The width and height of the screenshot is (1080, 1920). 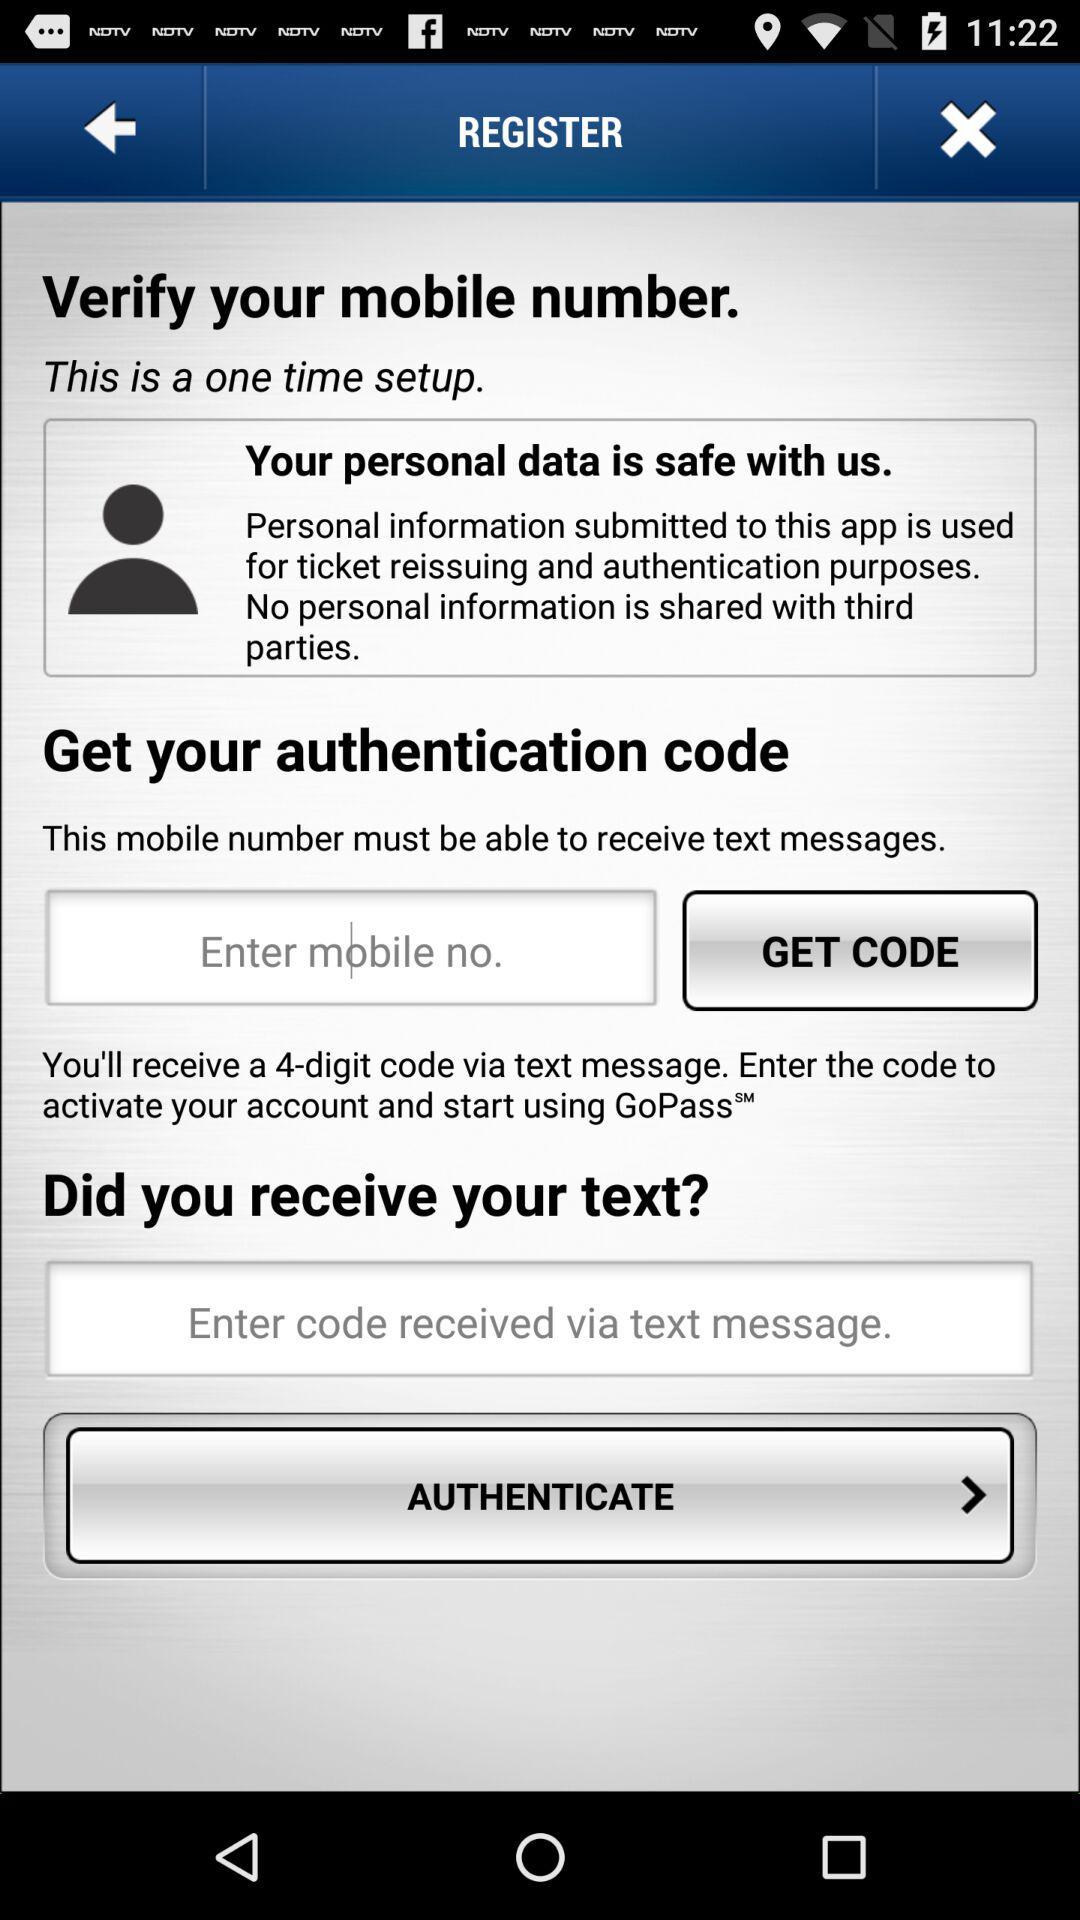 What do you see at coordinates (114, 129) in the screenshot?
I see `the app next to the register app` at bounding box center [114, 129].